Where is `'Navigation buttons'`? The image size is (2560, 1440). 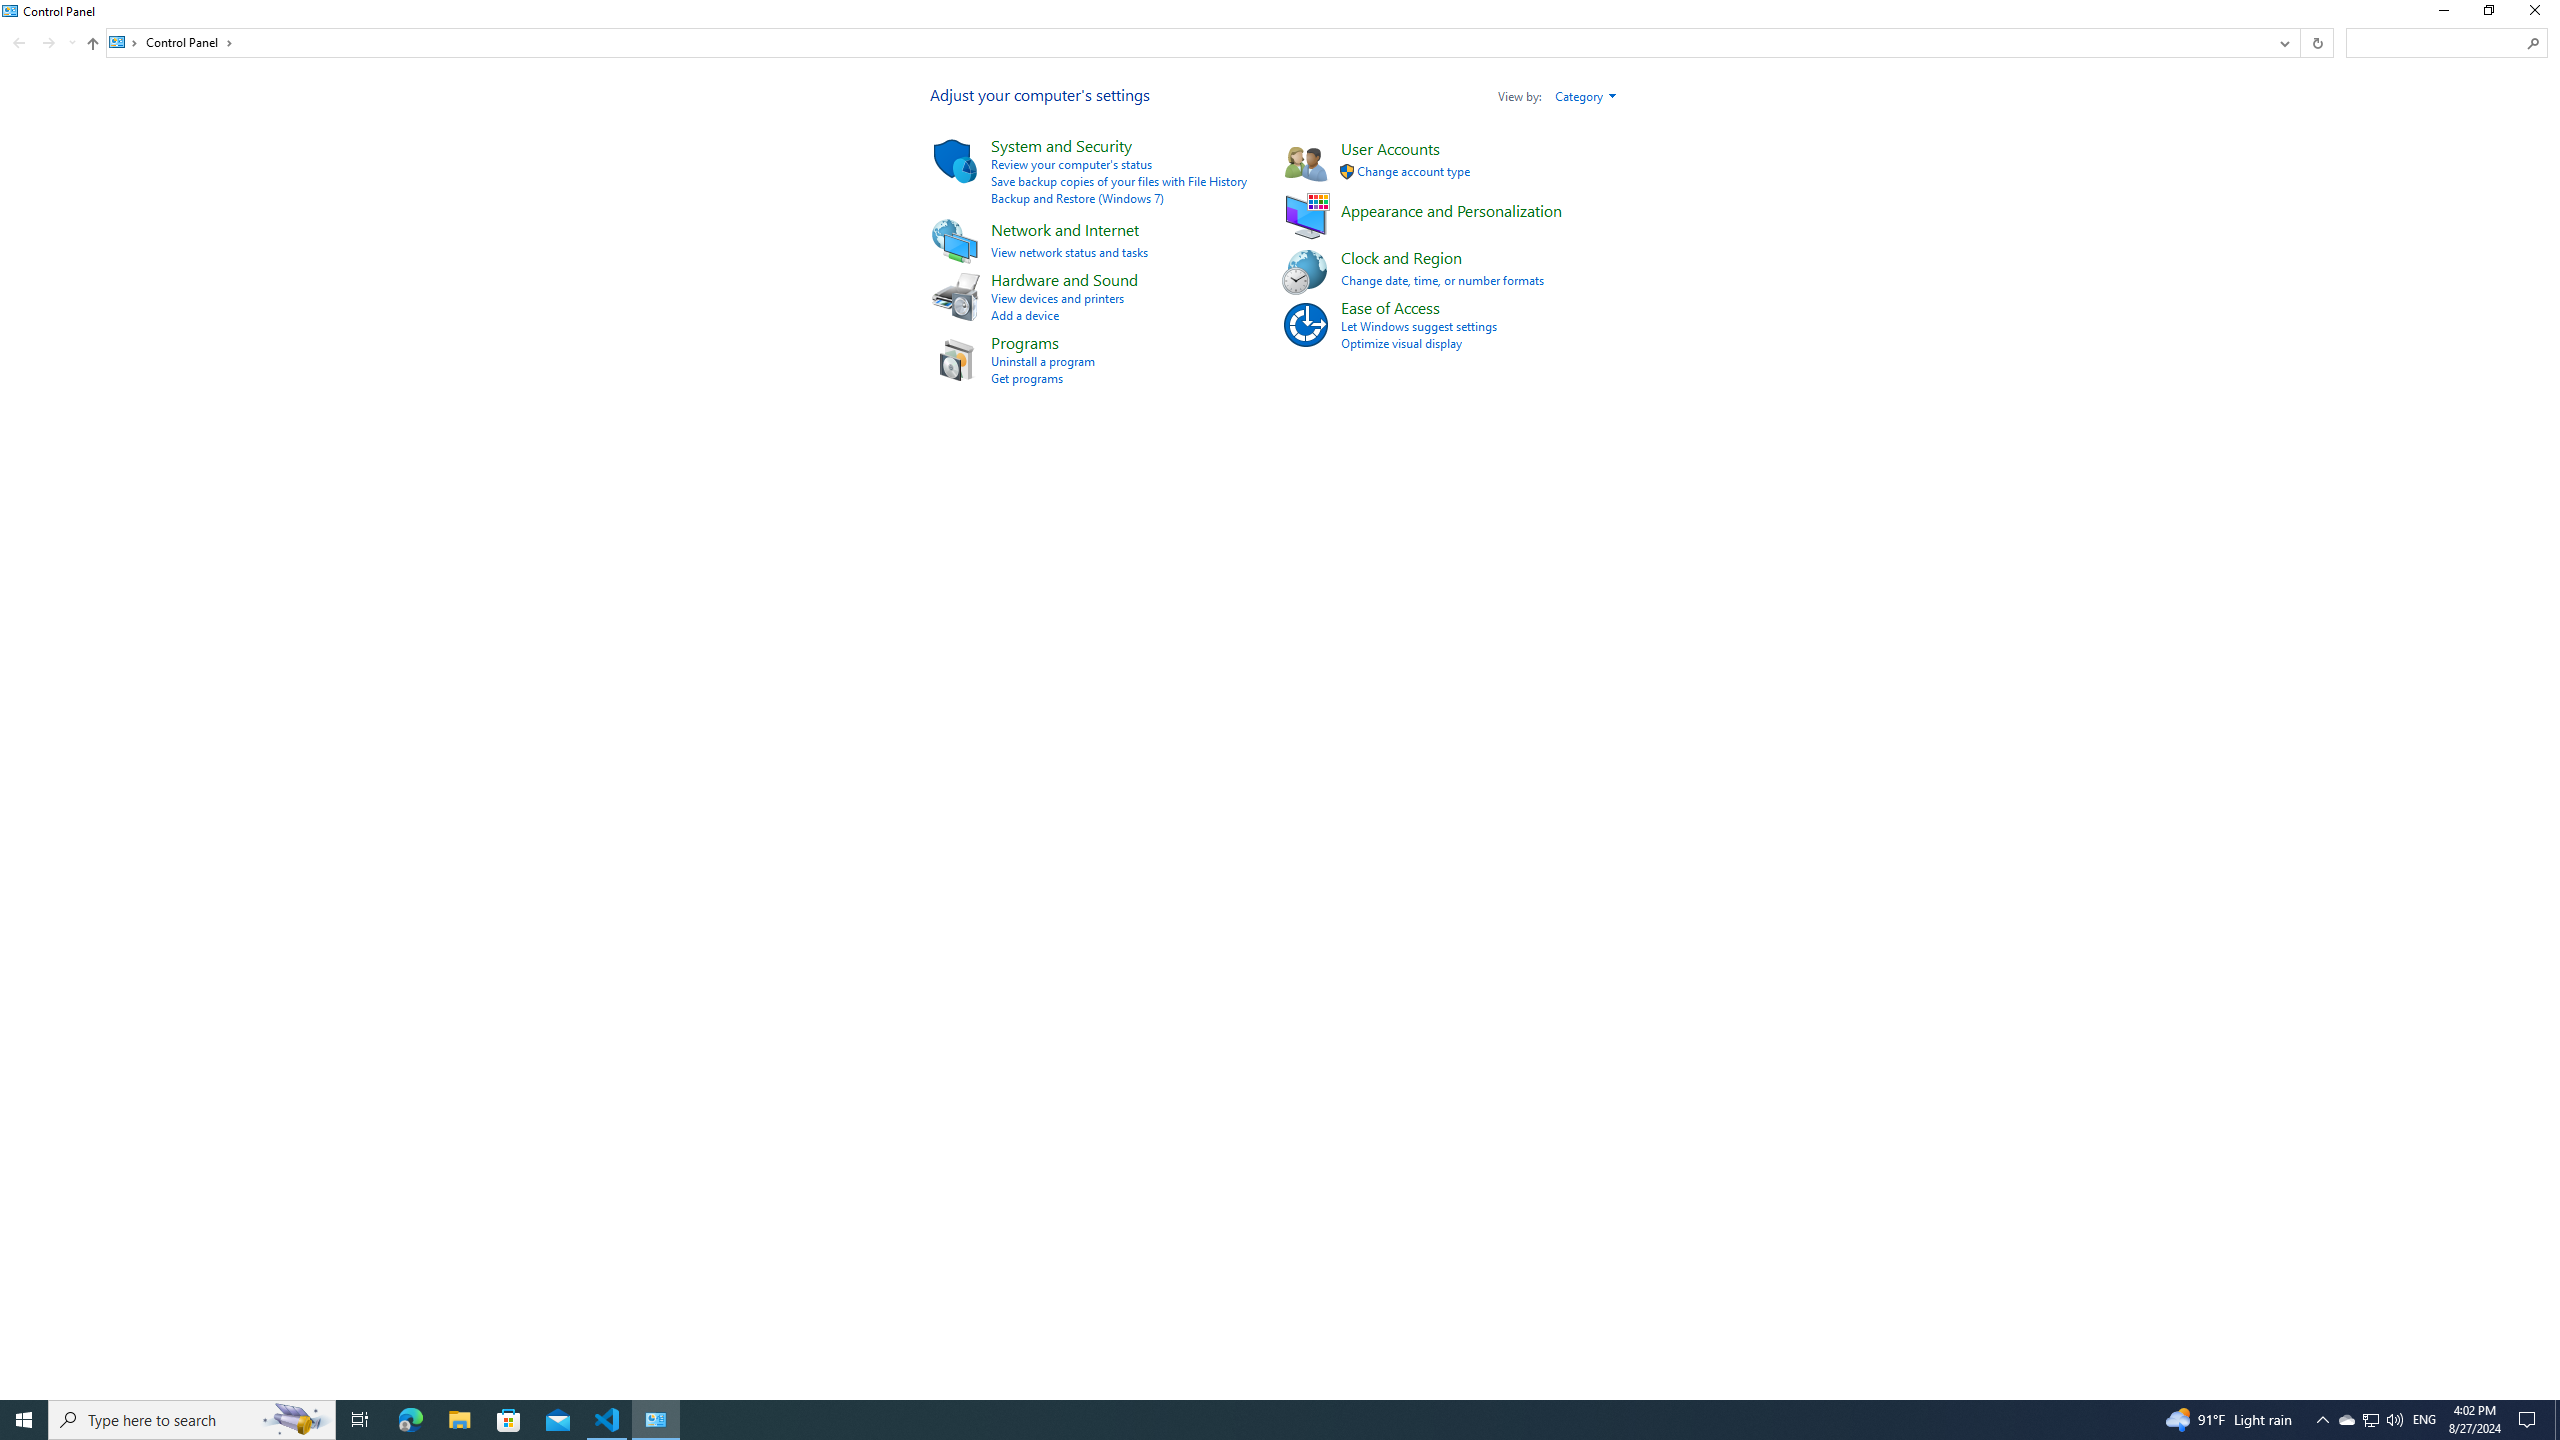
'Navigation buttons' is located at coordinates (42, 42).